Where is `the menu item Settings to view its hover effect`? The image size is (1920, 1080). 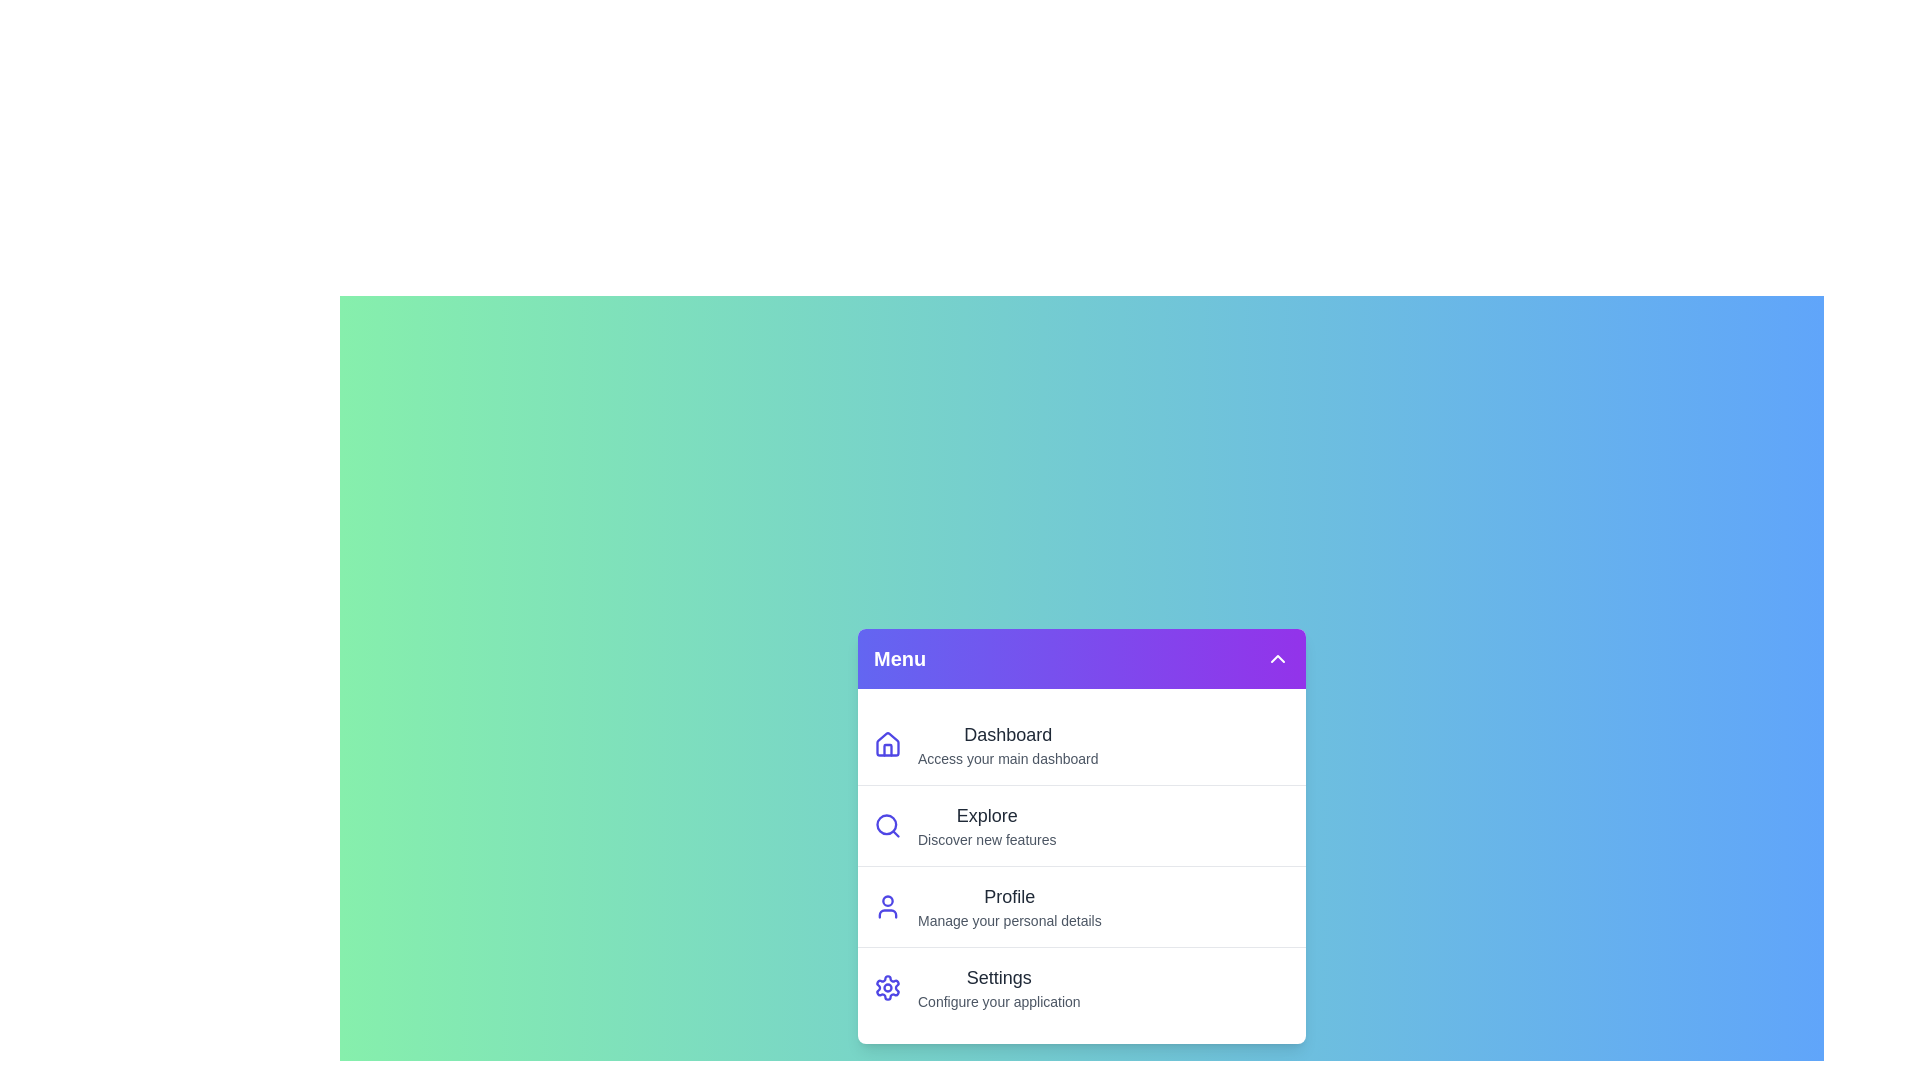
the menu item Settings to view its hover effect is located at coordinates (1080, 986).